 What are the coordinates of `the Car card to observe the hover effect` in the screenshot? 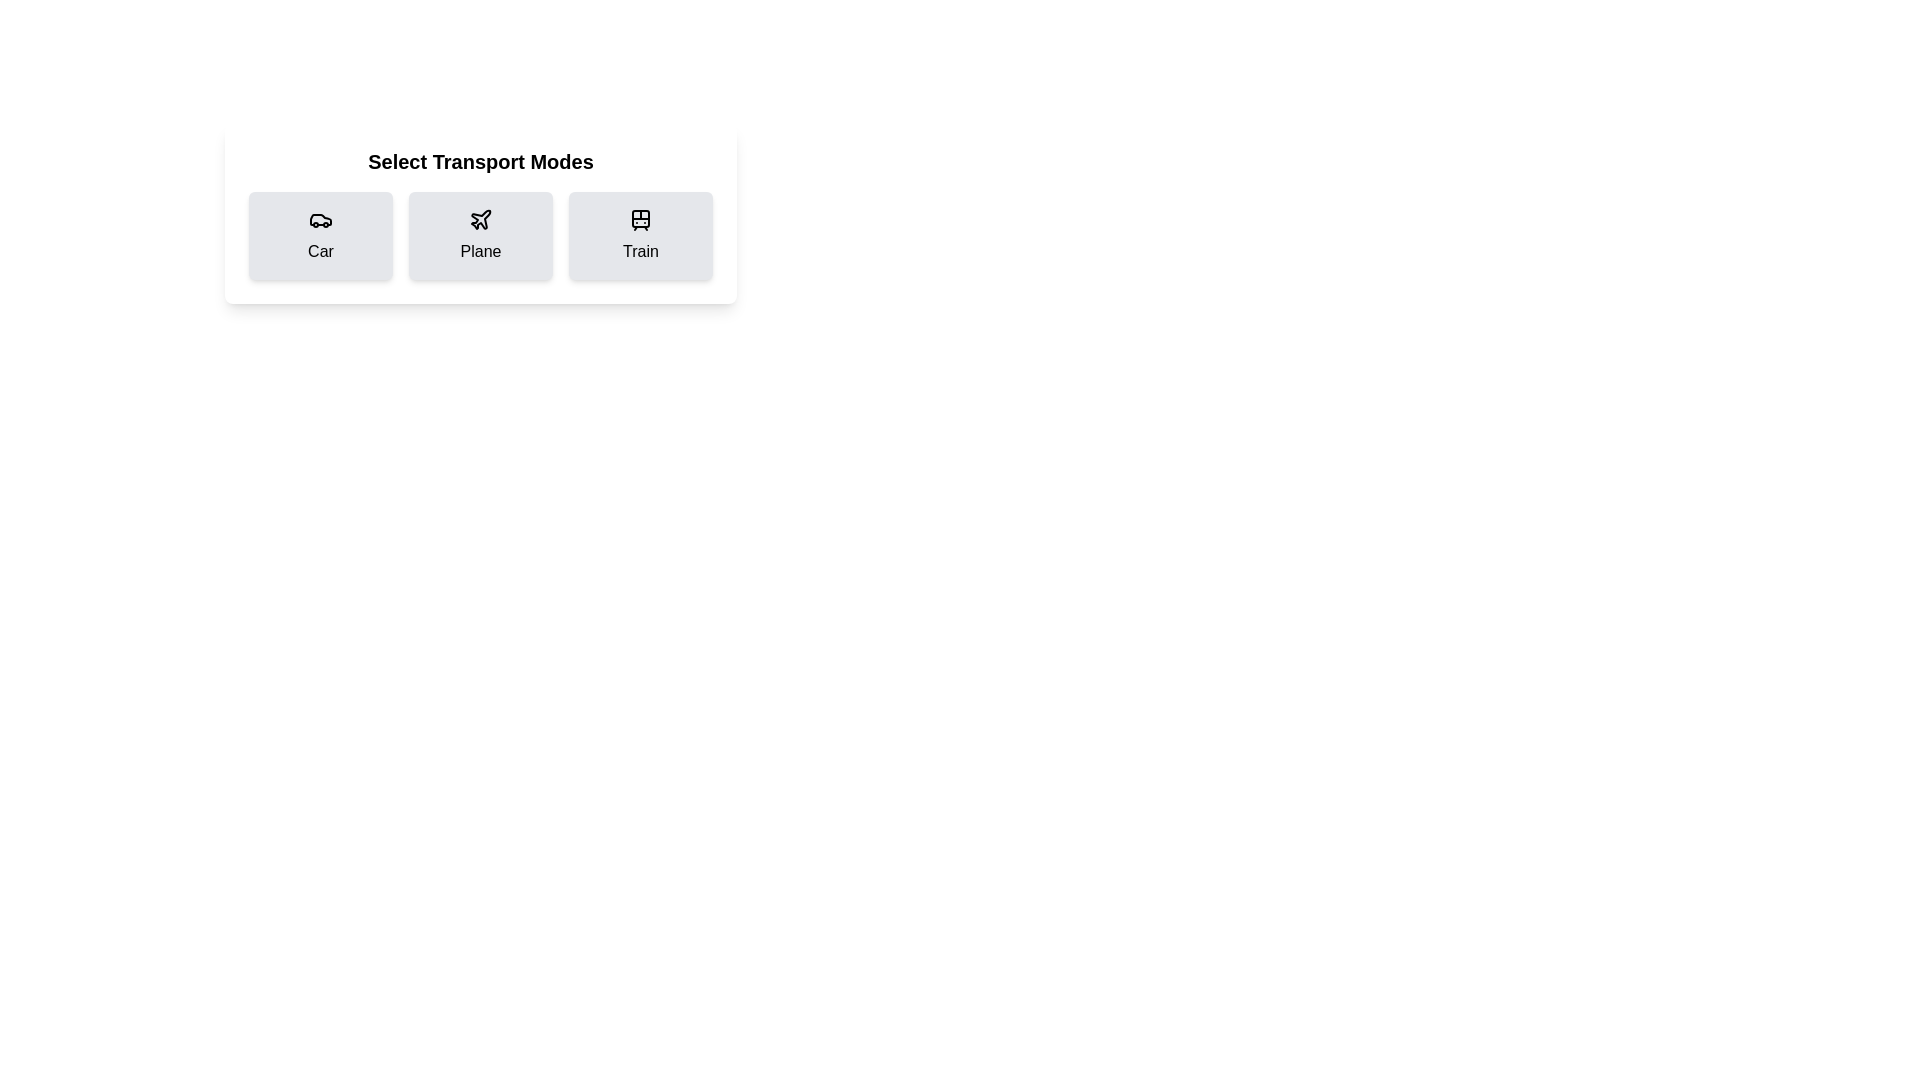 It's located at (321, 234).